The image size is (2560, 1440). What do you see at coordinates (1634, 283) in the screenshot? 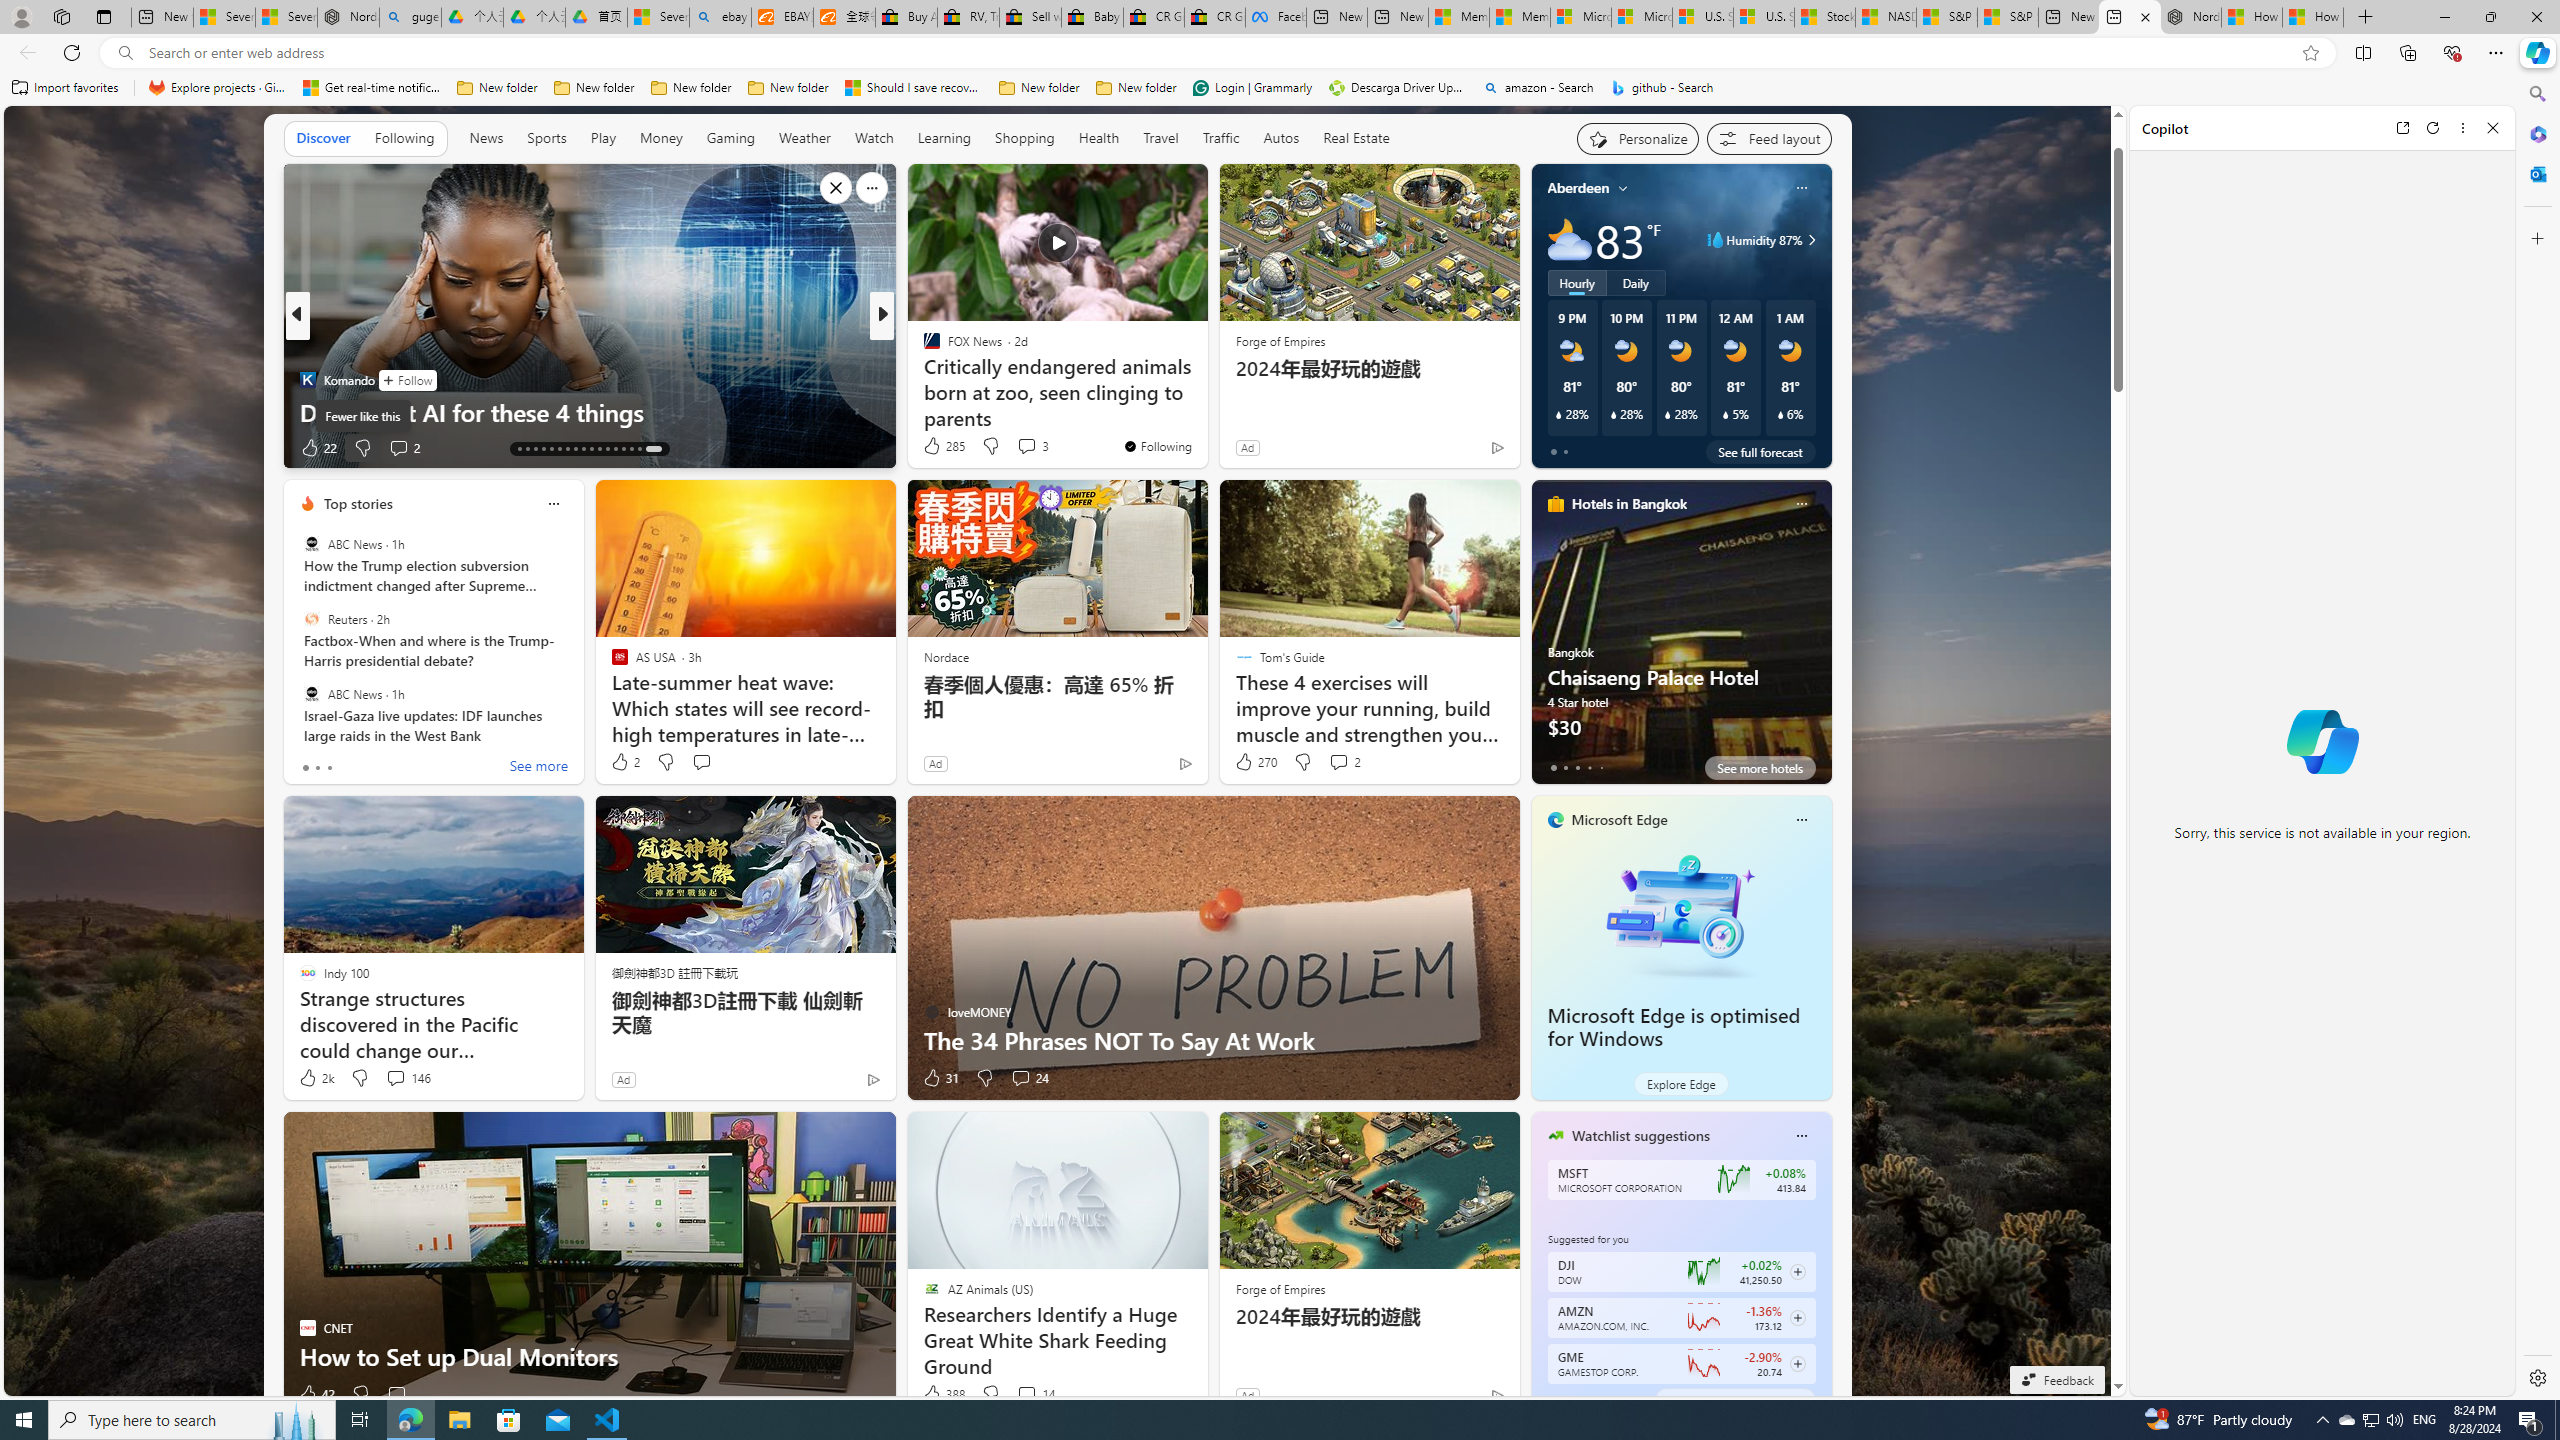
I see `'Daily'` at bounding box center [1634, 283].